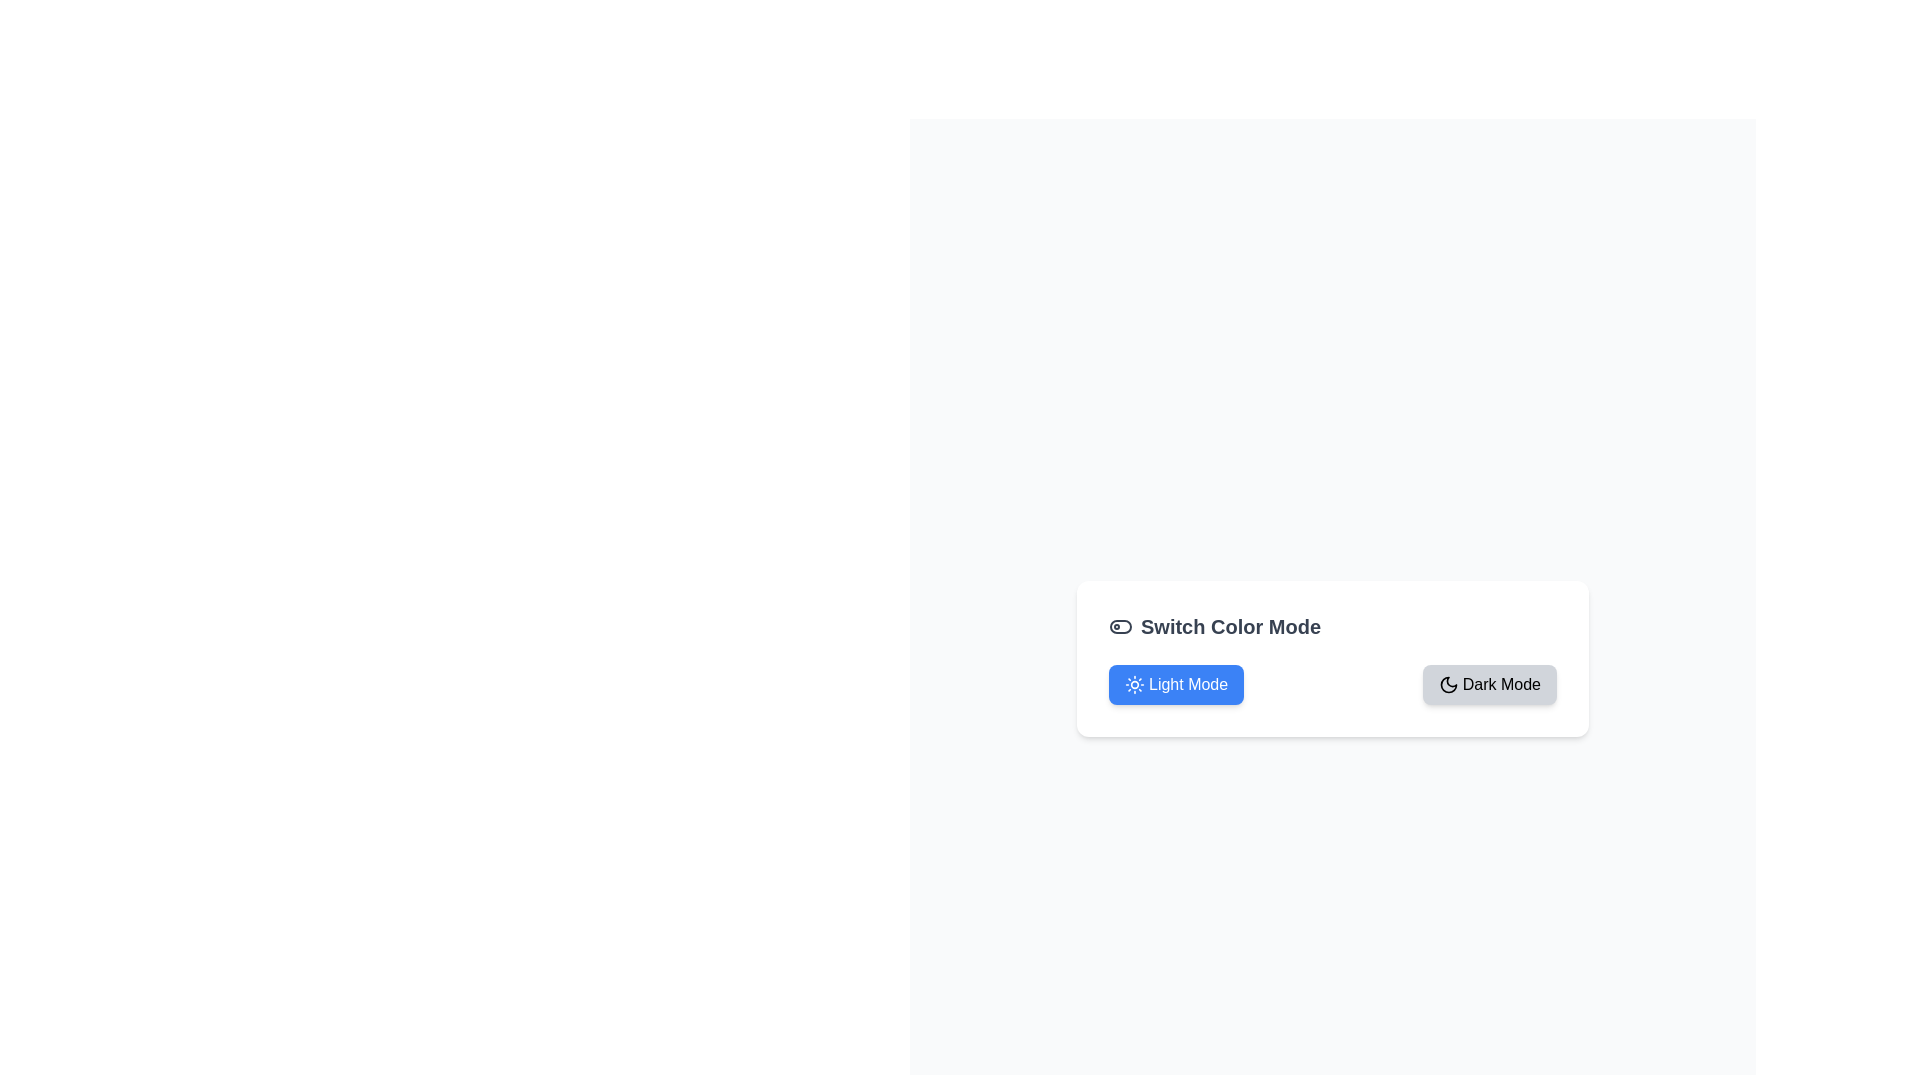  Describe the element at coordinates (1134, 684) in the screenshot. I see `the sun-like icon located inside the 'Light Mode' button, which features a circular core and rays extending outward` at that location.